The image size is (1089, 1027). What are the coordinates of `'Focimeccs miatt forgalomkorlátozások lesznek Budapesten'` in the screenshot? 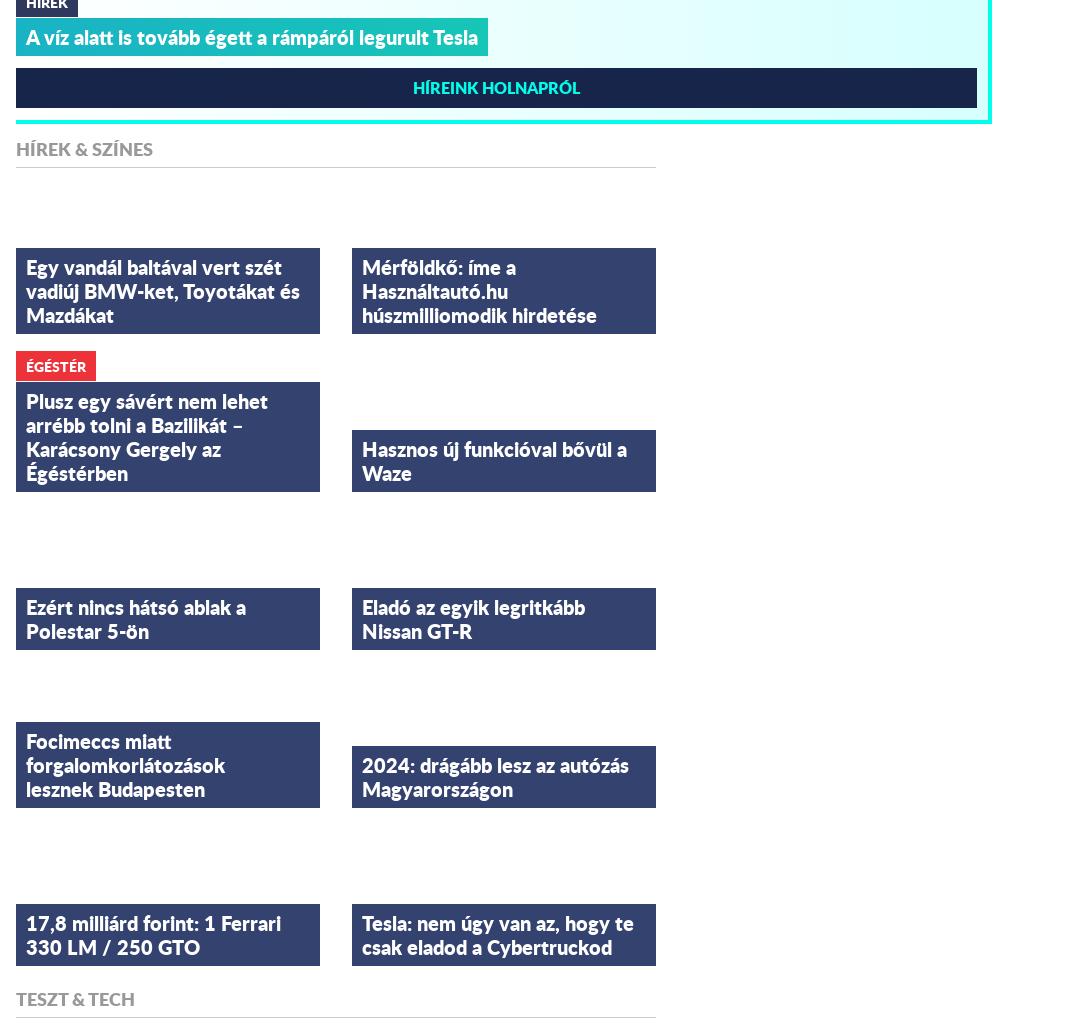 It's located at (125, 762).